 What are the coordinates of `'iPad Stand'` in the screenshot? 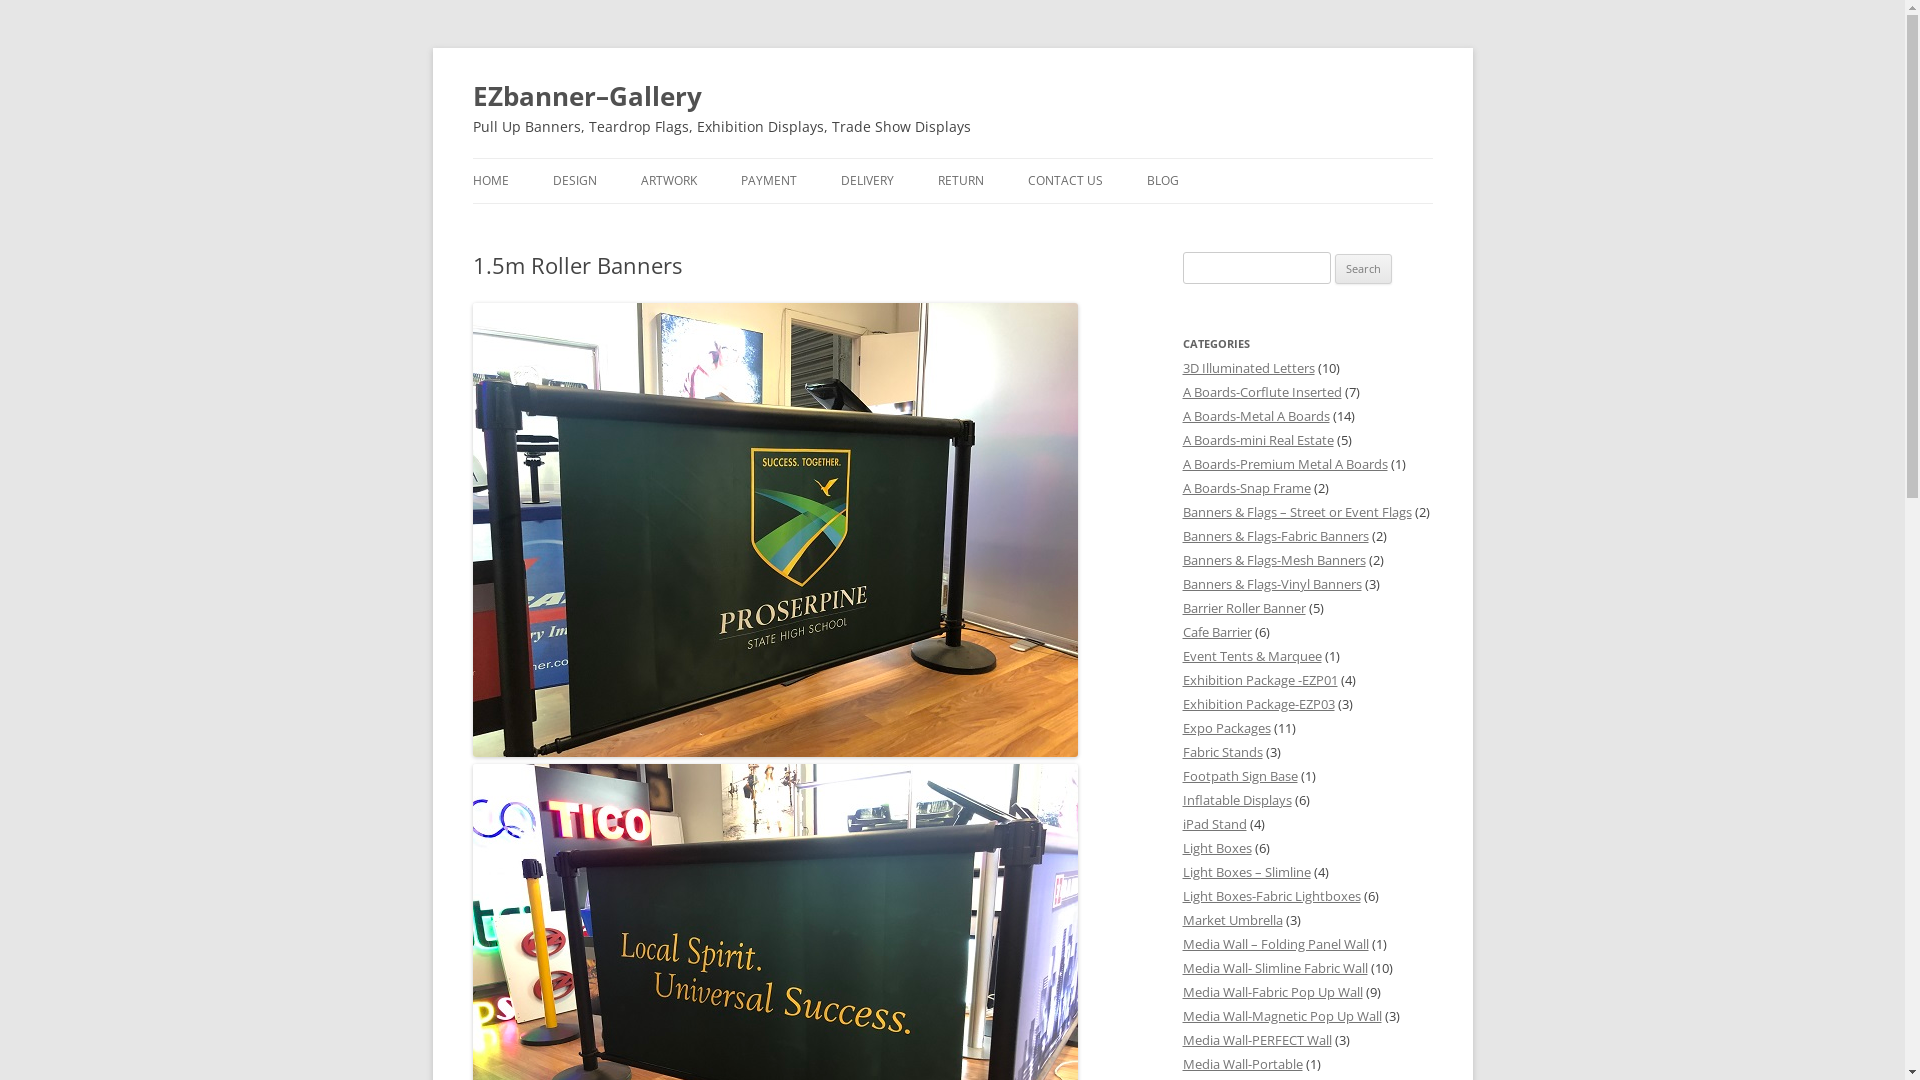 It's located at (1213, 824).